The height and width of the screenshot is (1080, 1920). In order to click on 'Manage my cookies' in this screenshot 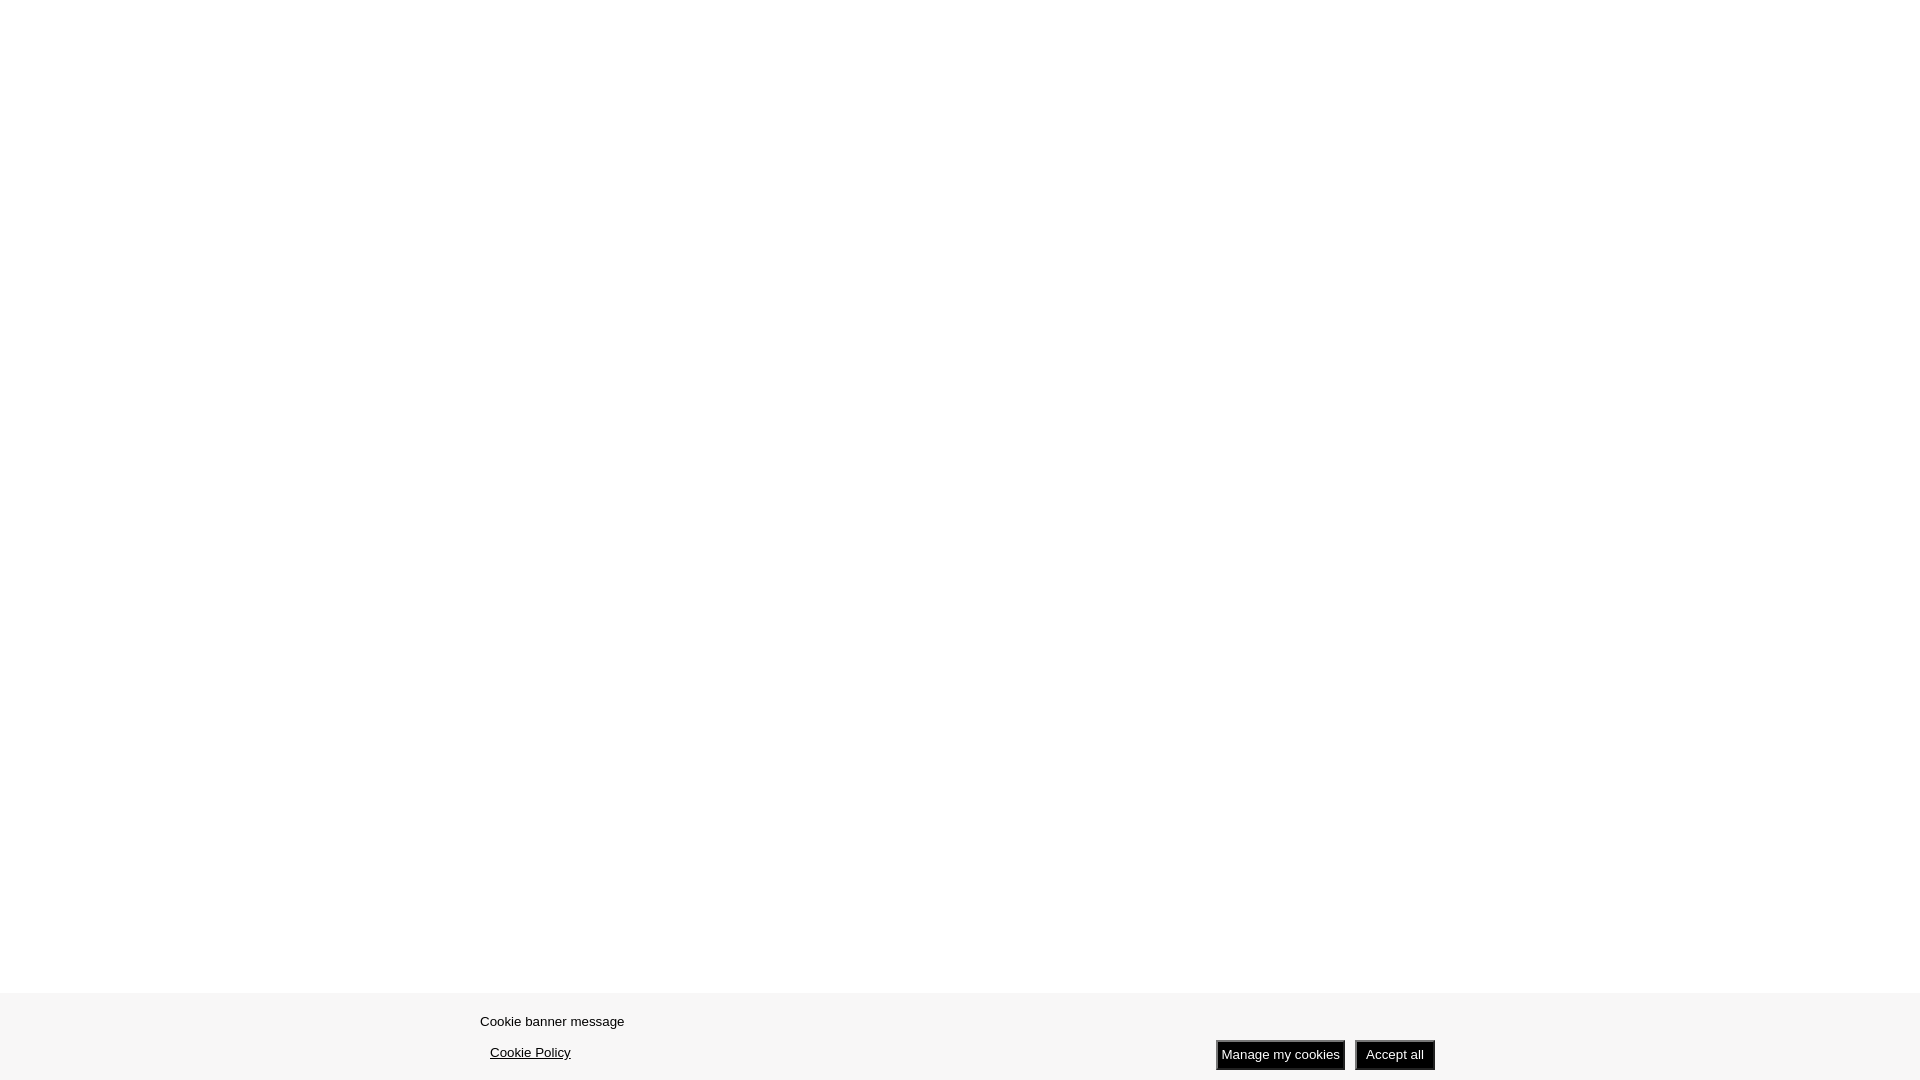, I will do `click(1214, 1054)`.